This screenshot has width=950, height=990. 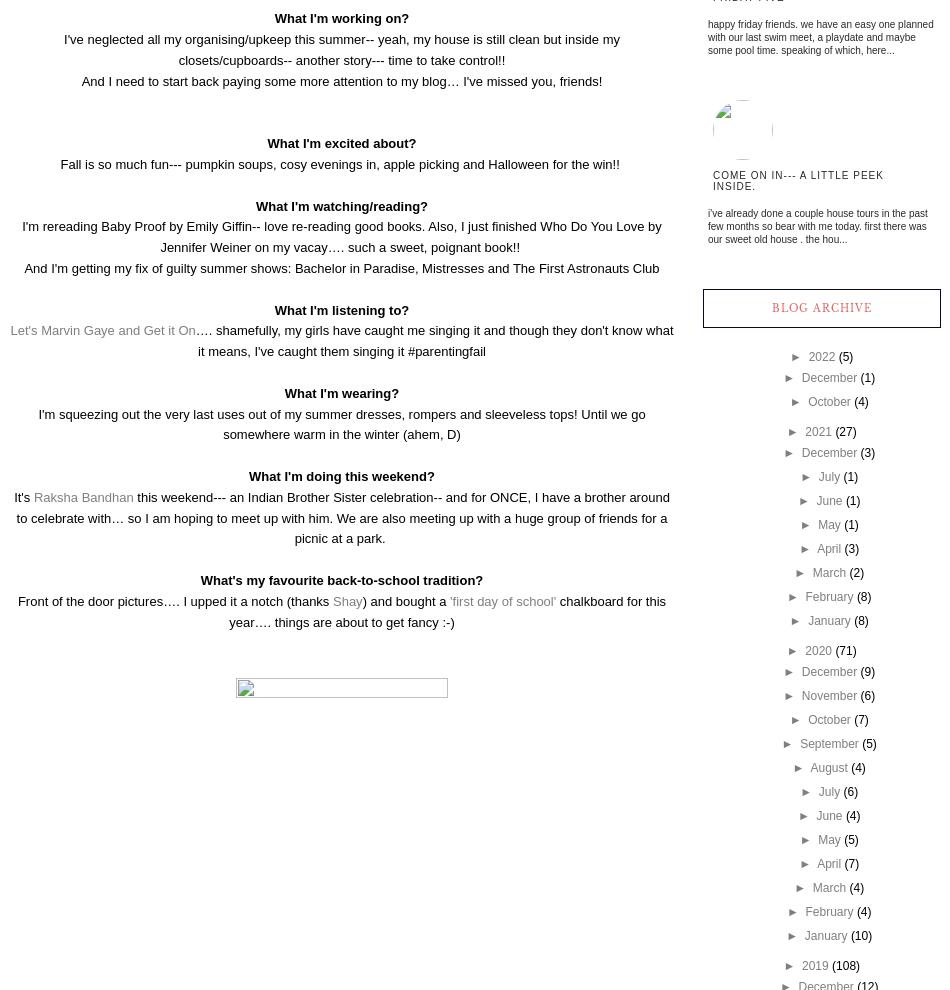 I want to click on 'What I'm doing this weekend?', so click(x=340, y=475).